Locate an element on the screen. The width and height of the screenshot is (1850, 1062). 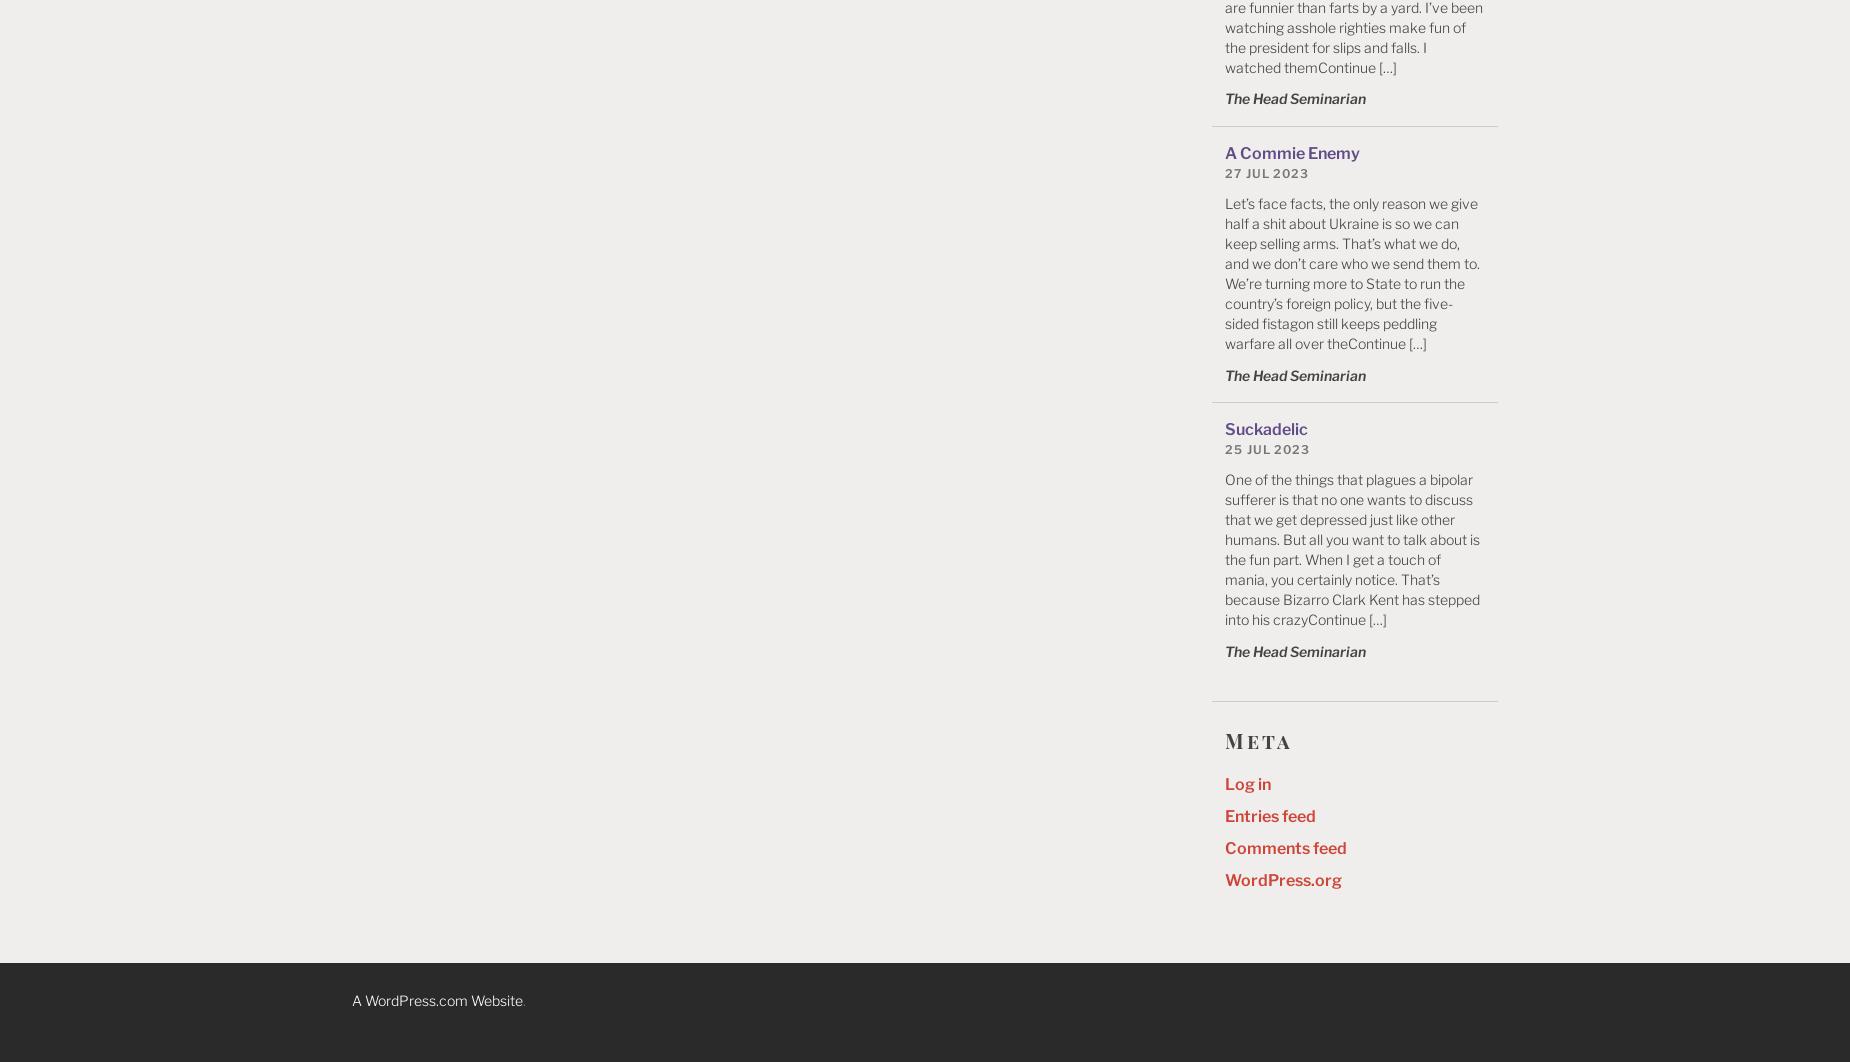
'.' is located at coordinates (522, 999).